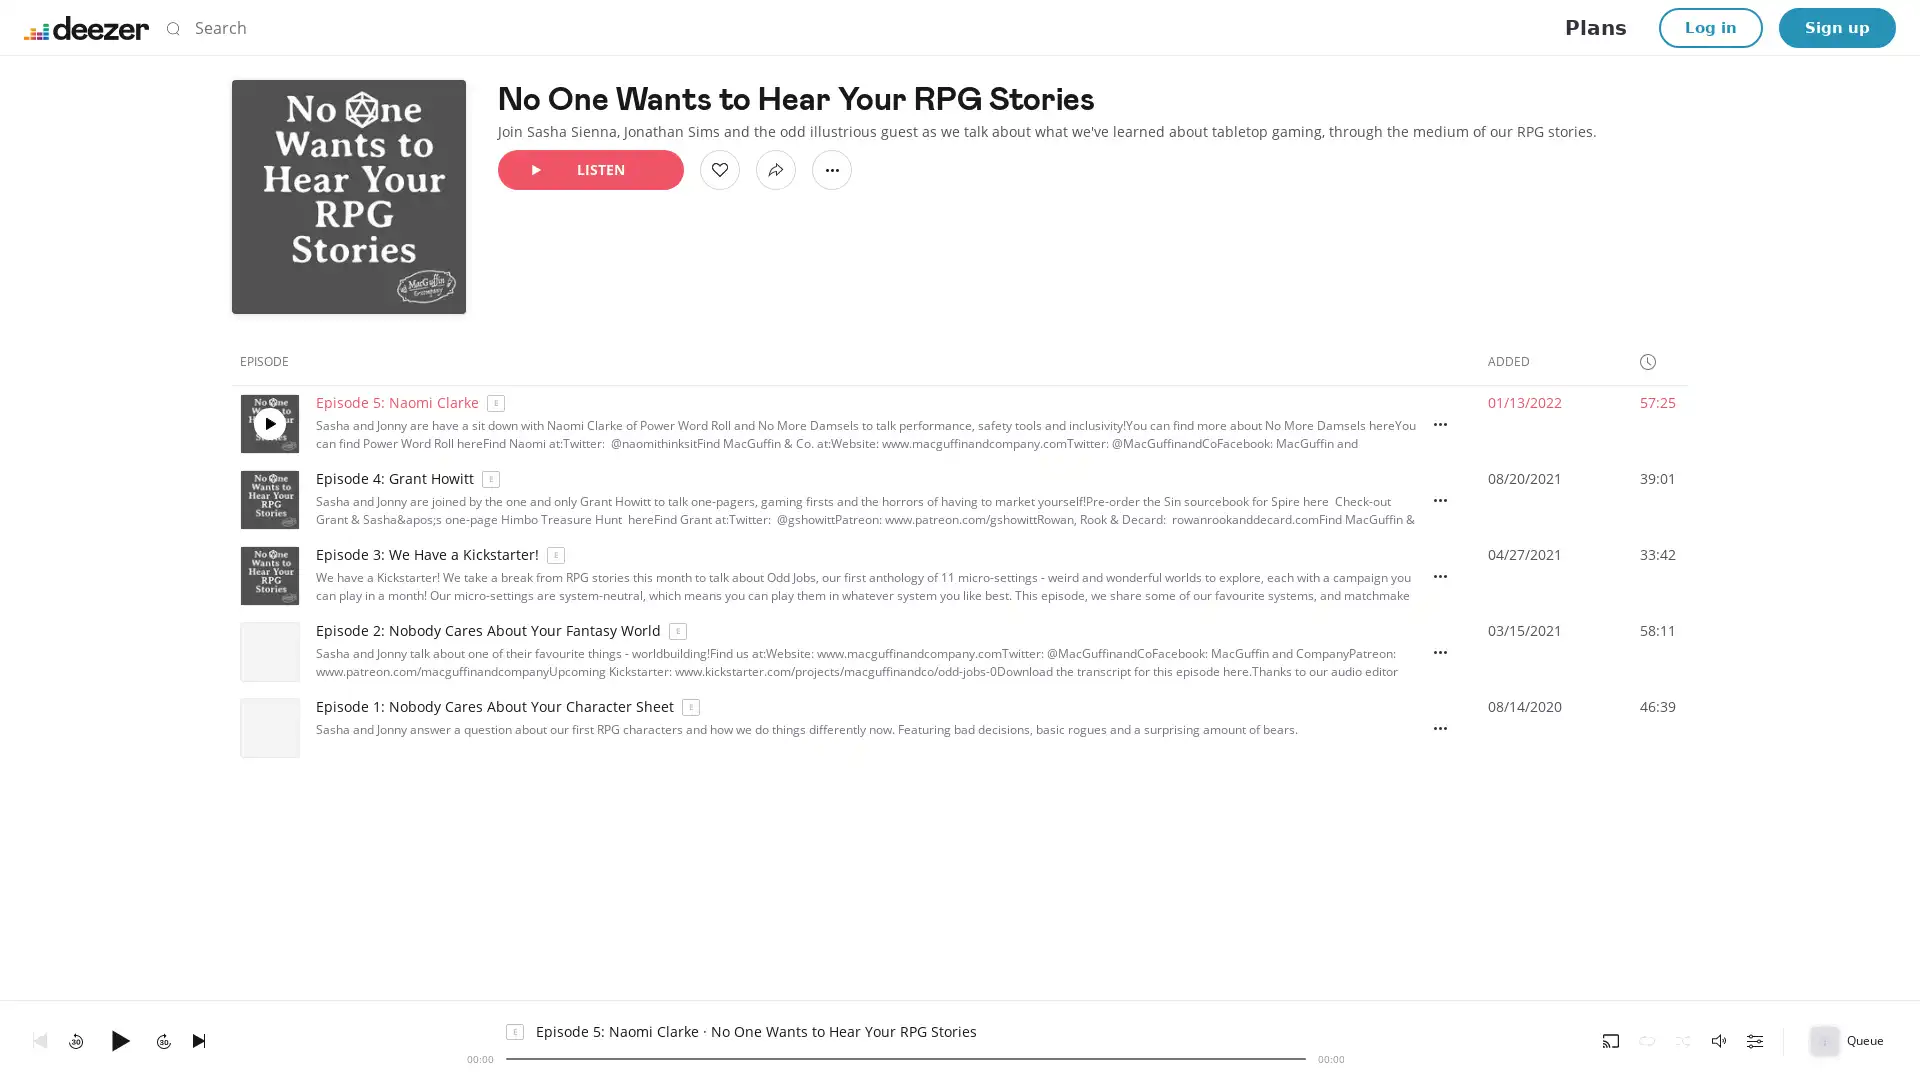 The image size is (1920, 1080). Describe the element at coordinates (589, 168) in the screenshot. I see `LISTEN` at that location.